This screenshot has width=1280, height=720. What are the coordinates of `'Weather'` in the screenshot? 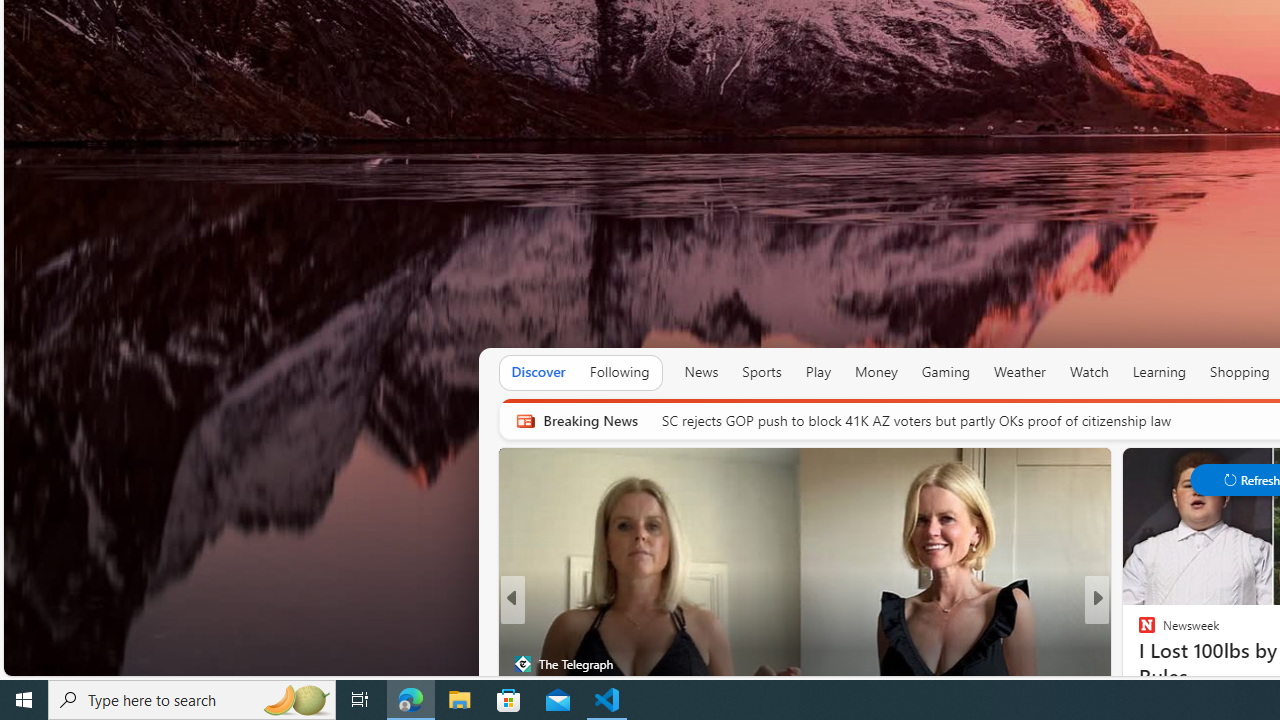 It's located at (1020, 371).